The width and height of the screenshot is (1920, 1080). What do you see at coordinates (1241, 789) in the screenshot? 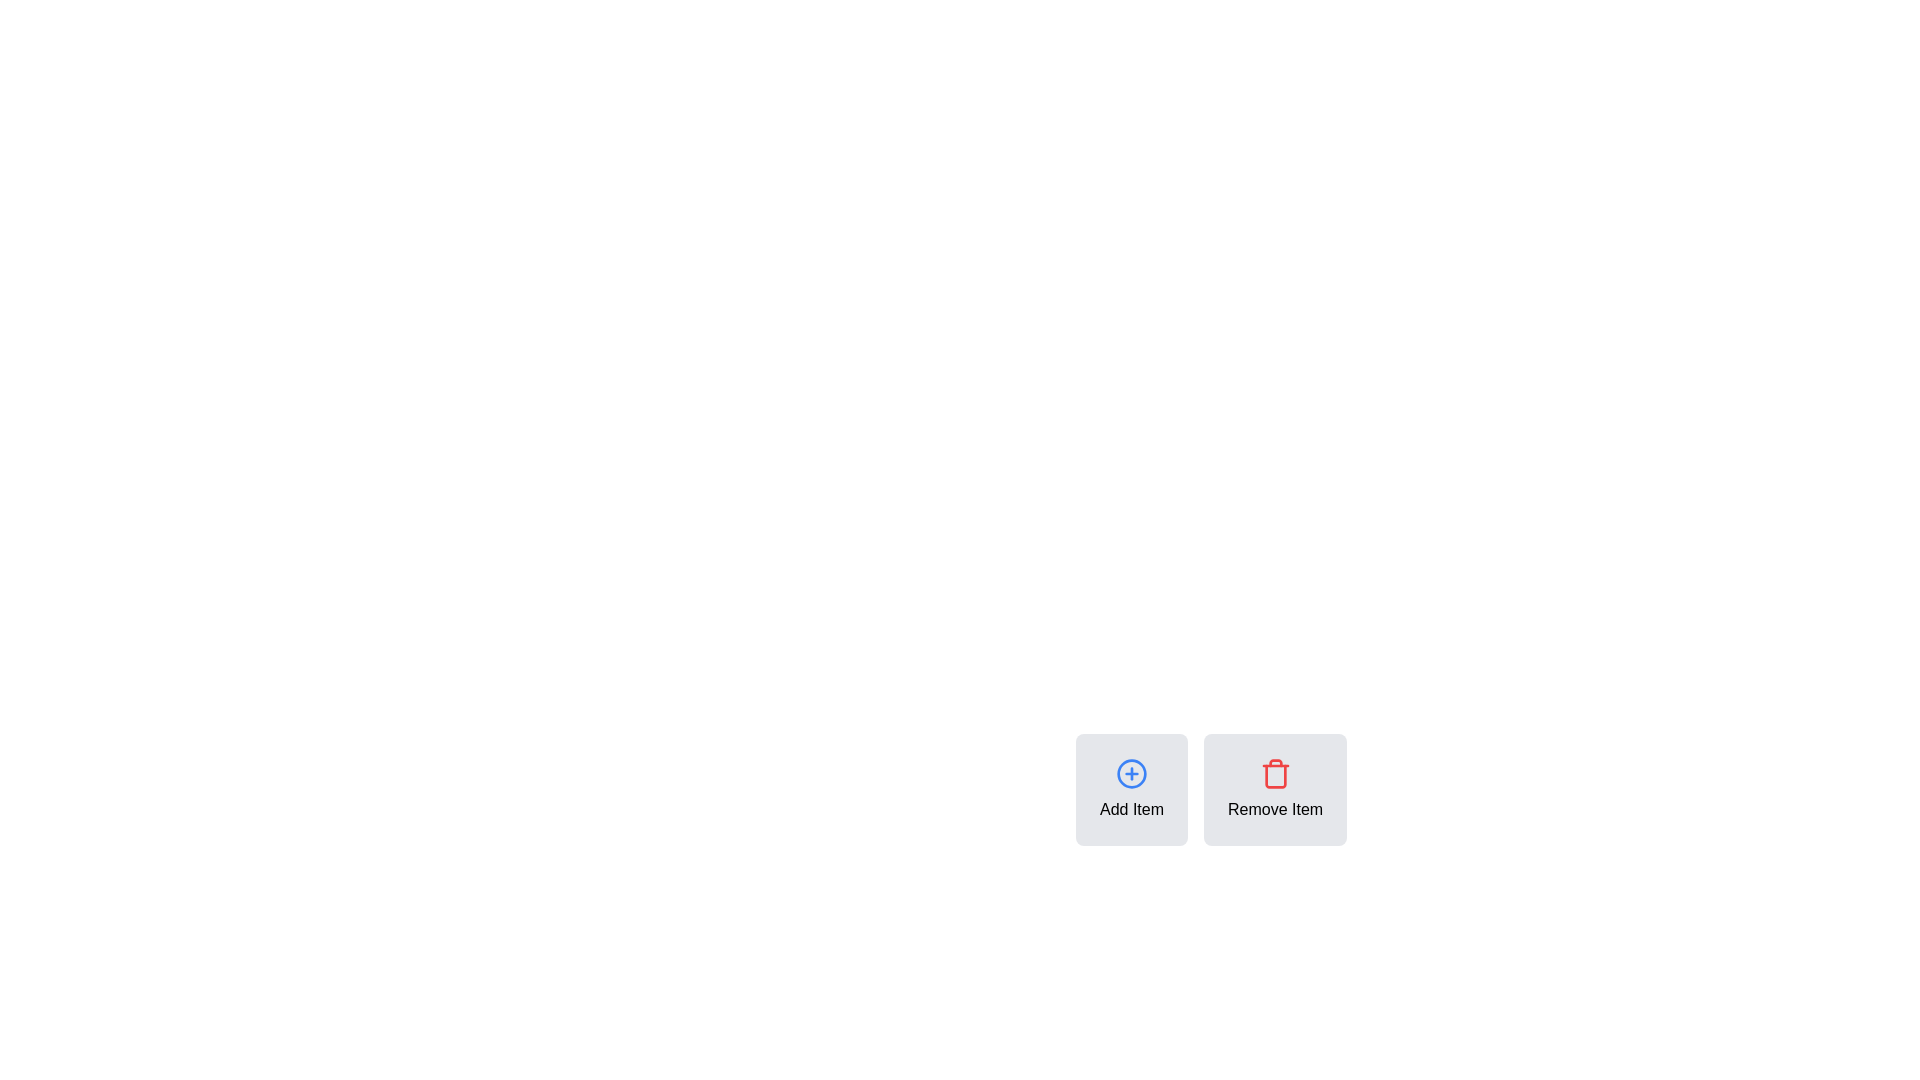
I see `the 'Remove Item' button, which is a rectangular button with a light gray background and a red trash bin icon, located to the right of the 'Add Item' button` at bounding box center [1241, 789].